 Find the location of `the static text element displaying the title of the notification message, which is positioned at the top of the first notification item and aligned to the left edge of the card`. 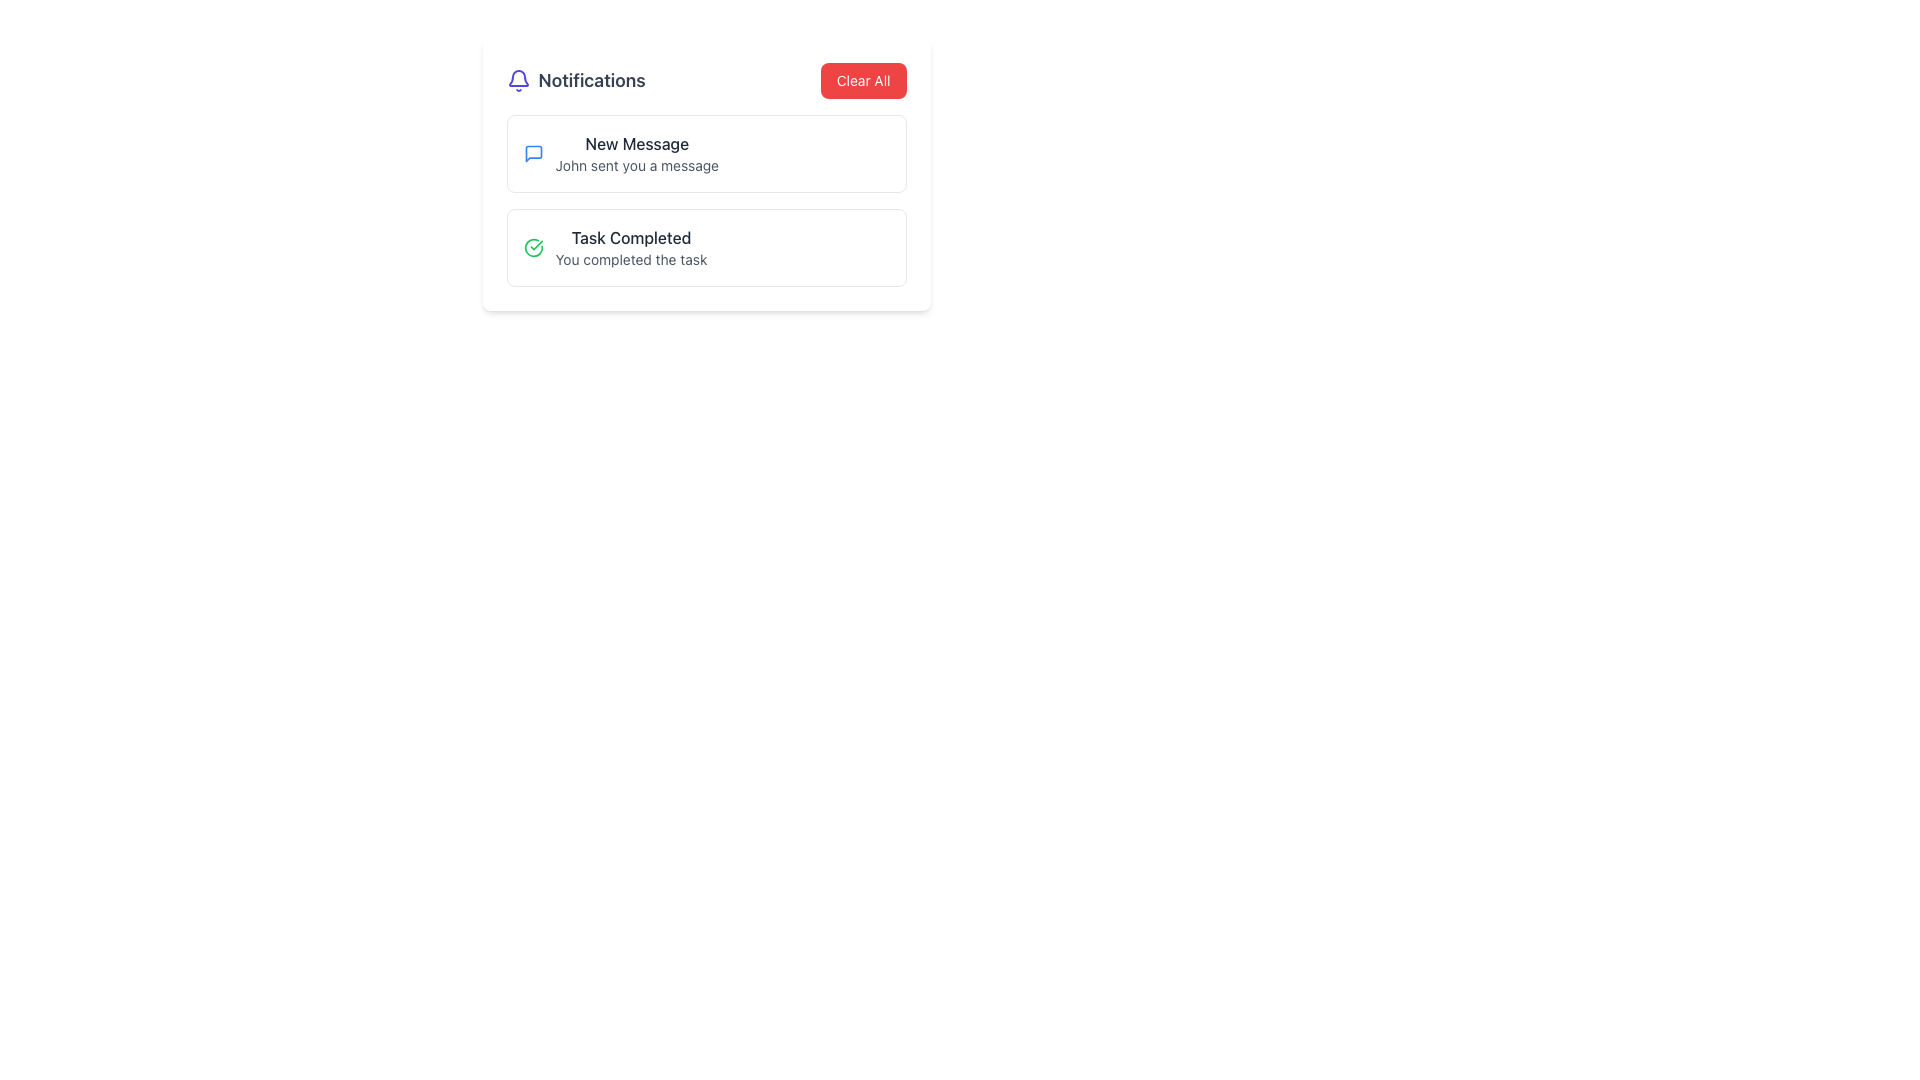

the static text element displaying the title of the notification message, which is positioned at the top of the first notification item and aligned to the left edge of the card is located at coordinates (636, 142).